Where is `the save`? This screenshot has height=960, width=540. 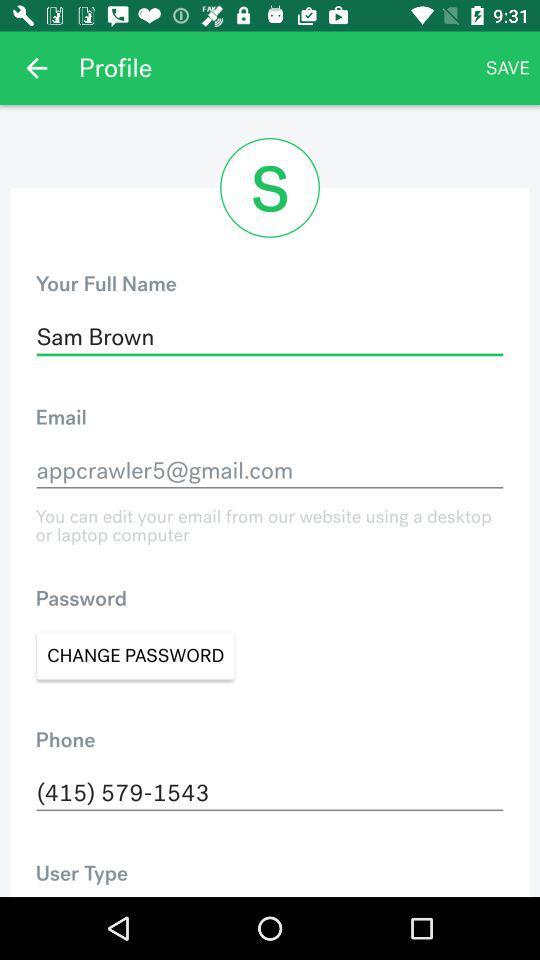 the save is located at coordinates (507, 68).